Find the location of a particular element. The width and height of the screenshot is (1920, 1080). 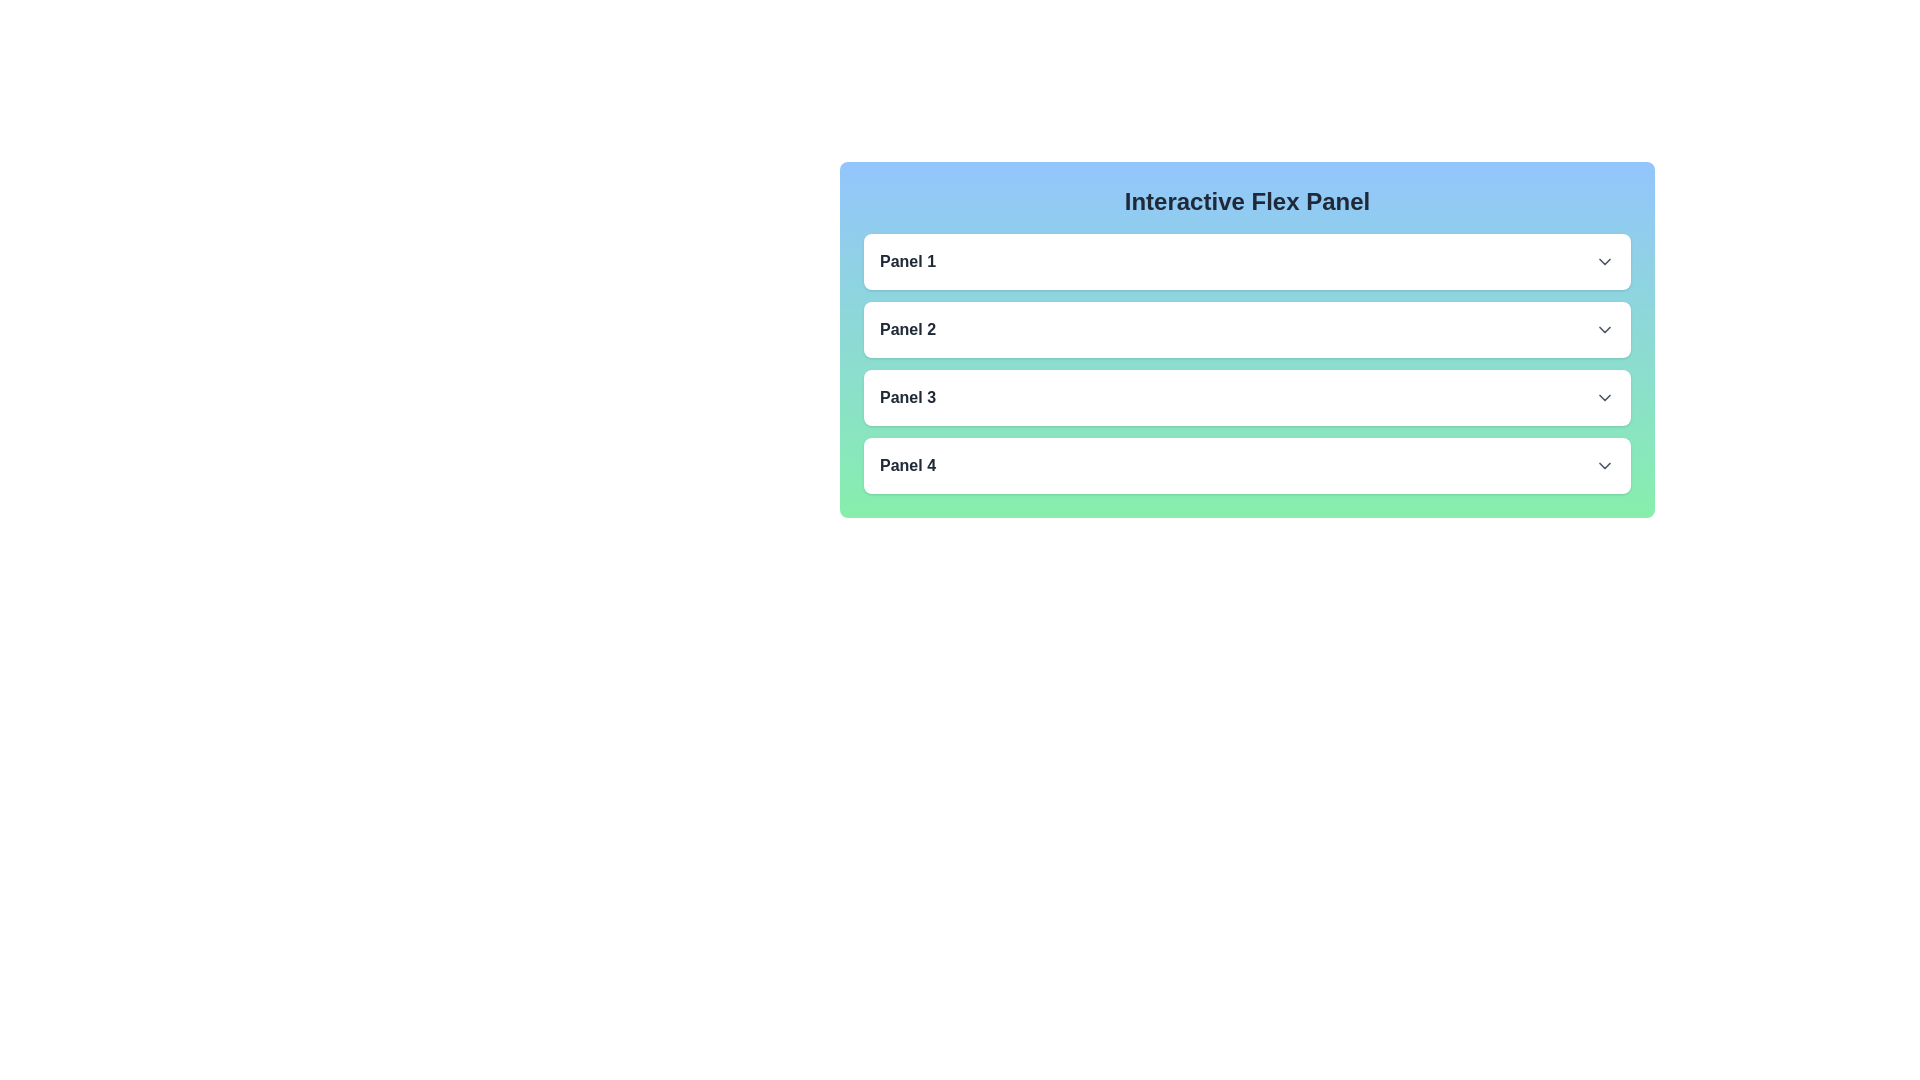

the downward-pointing chevron icon on the far right of 'Panel 4' is located at coordinates (1604, 466).